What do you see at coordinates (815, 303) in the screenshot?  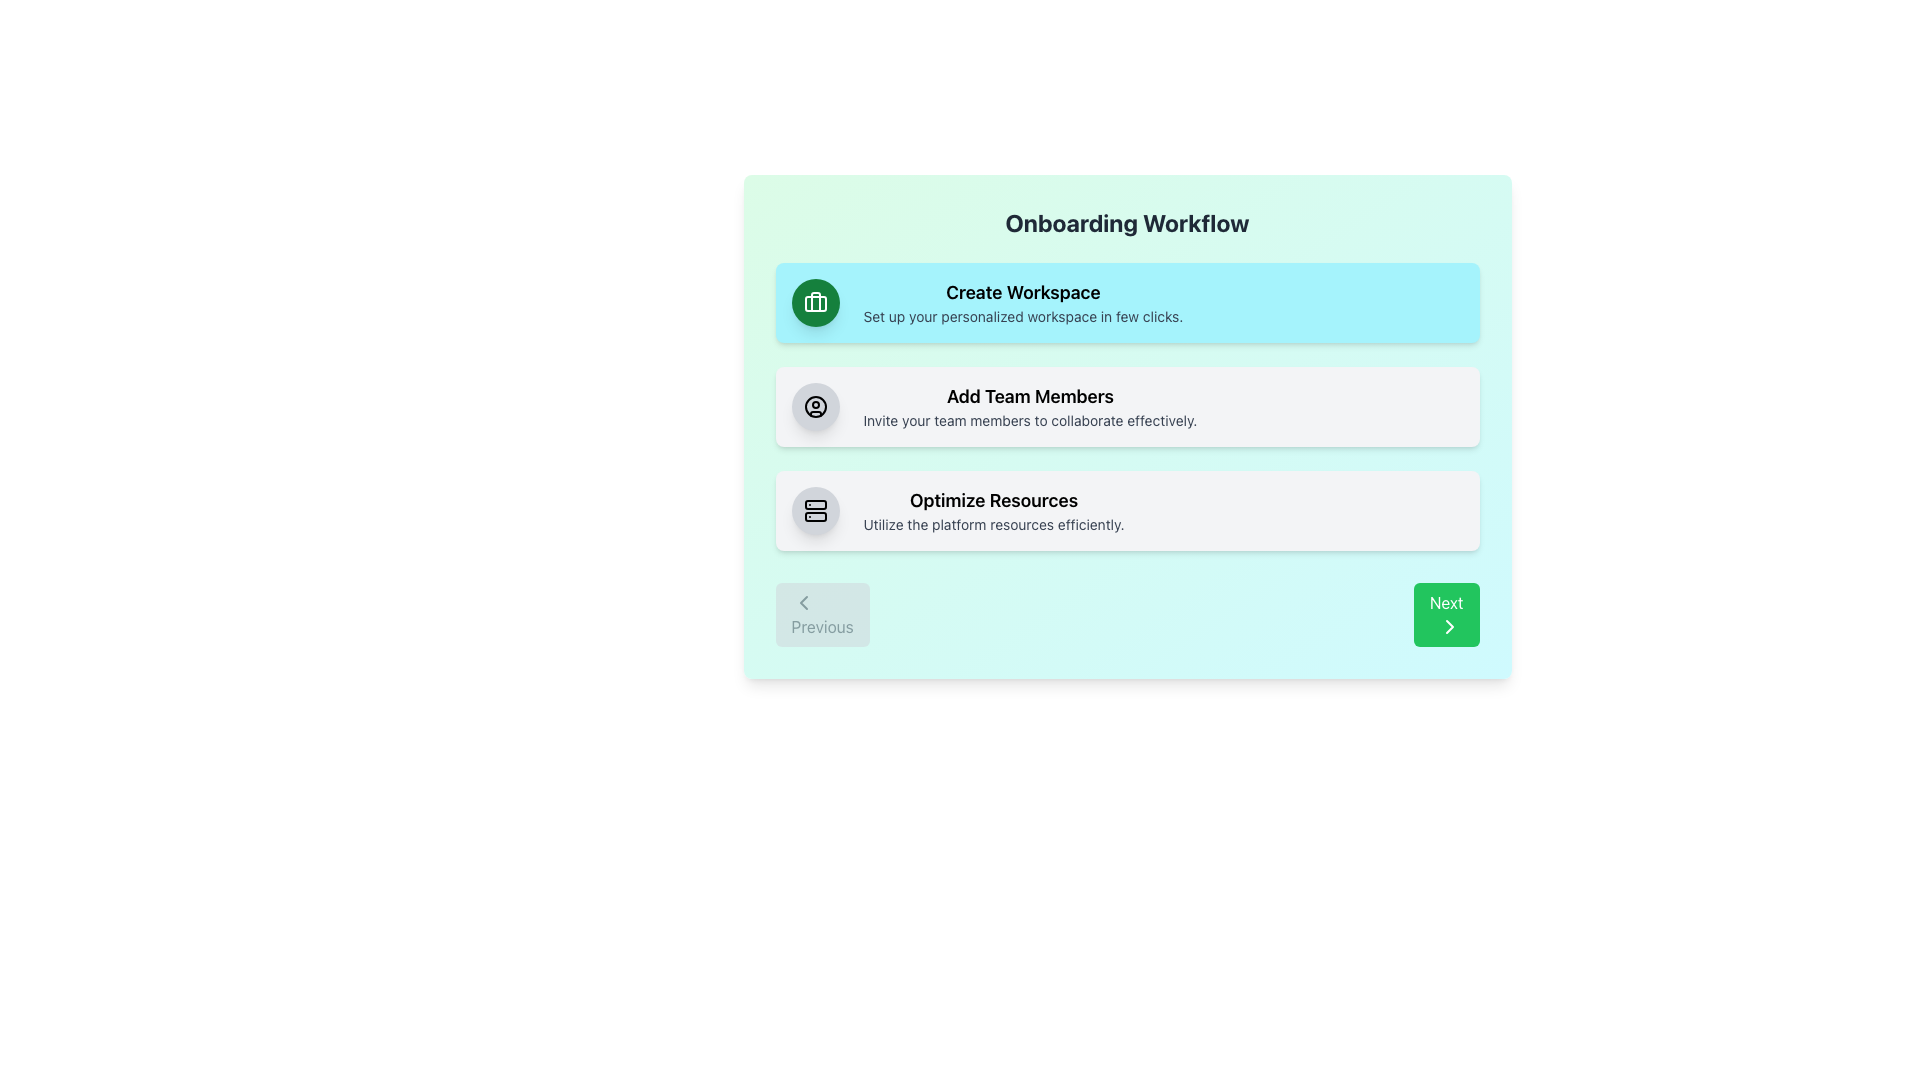 I see `the Icon button located in the light-blue rectangular section titled 'Create Workspace', positioned near the top-left corner alongside the subtitle 'Set up your personalized workspace in few clicks'` at bounding box center [815, 303].